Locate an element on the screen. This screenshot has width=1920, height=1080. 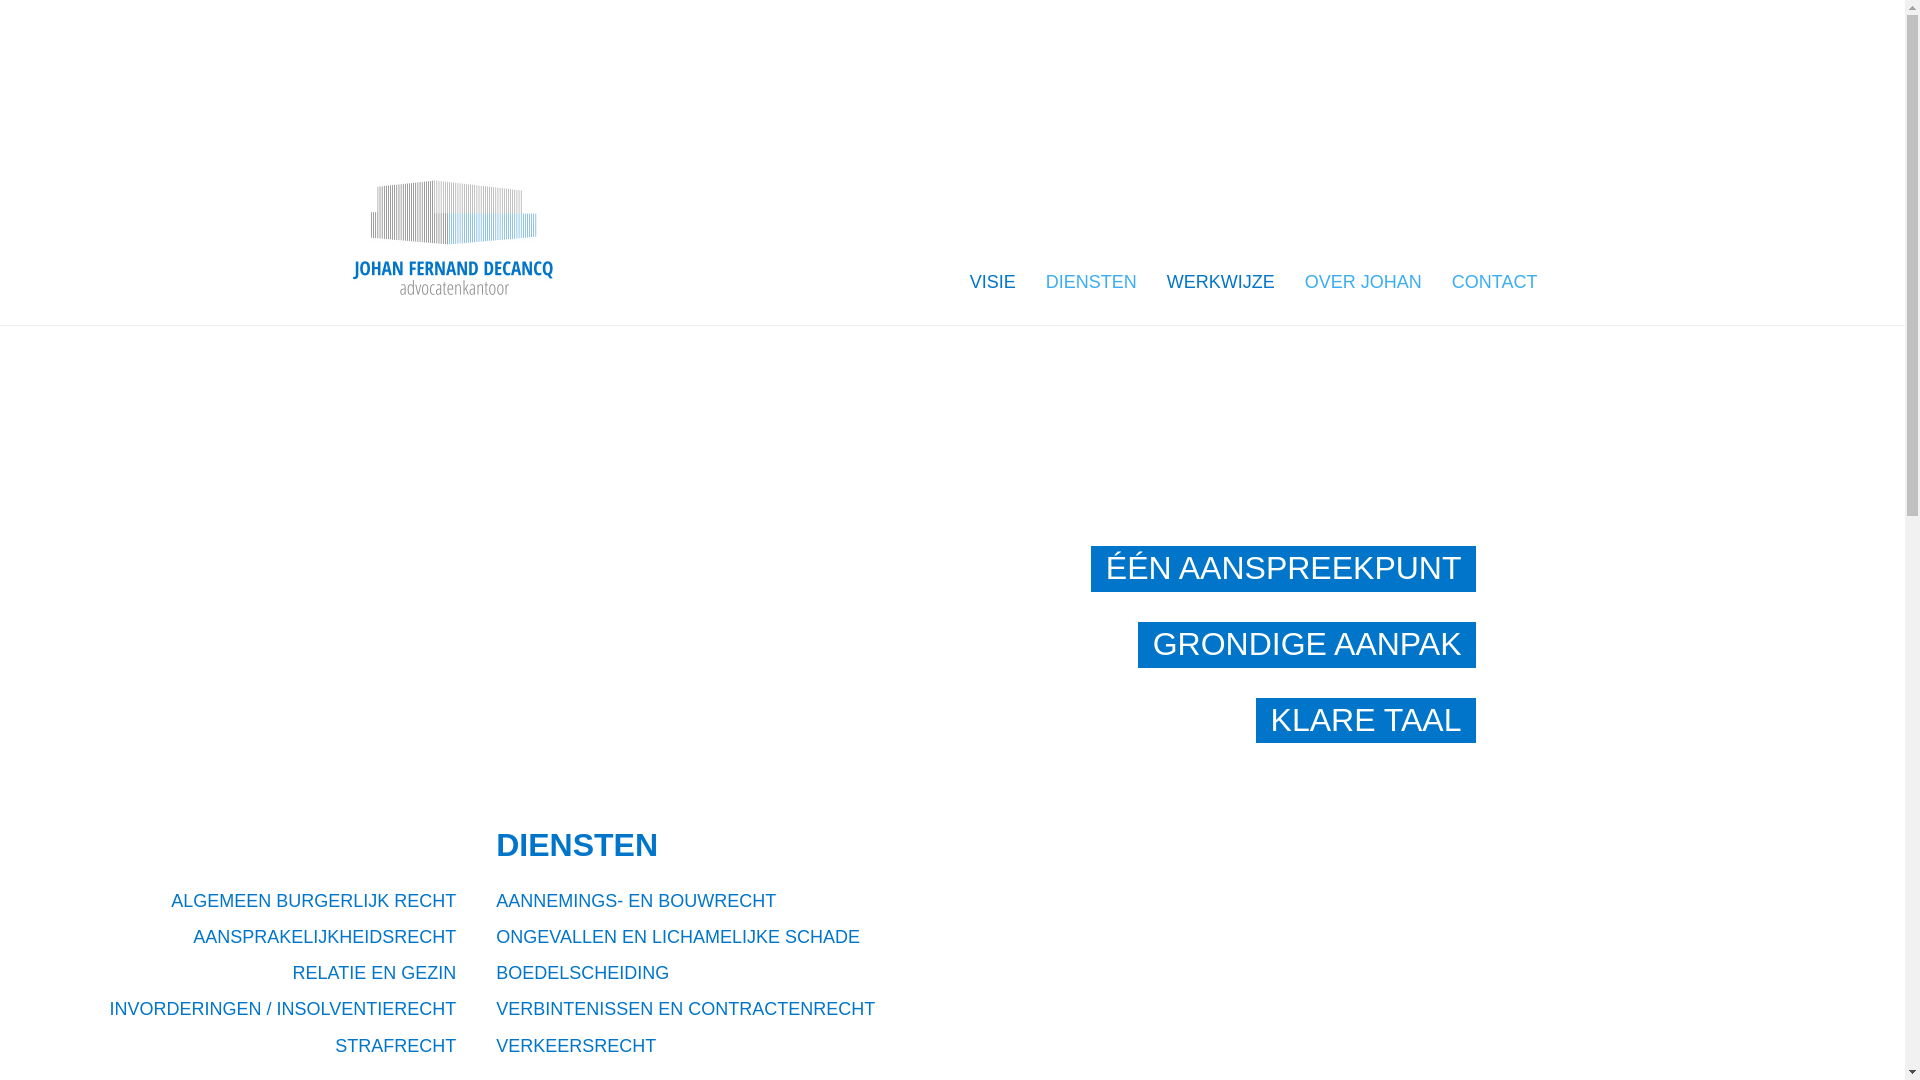
'AANSPRAKELIJKHEIDSRECHT' is located at coordinates (192, 937).